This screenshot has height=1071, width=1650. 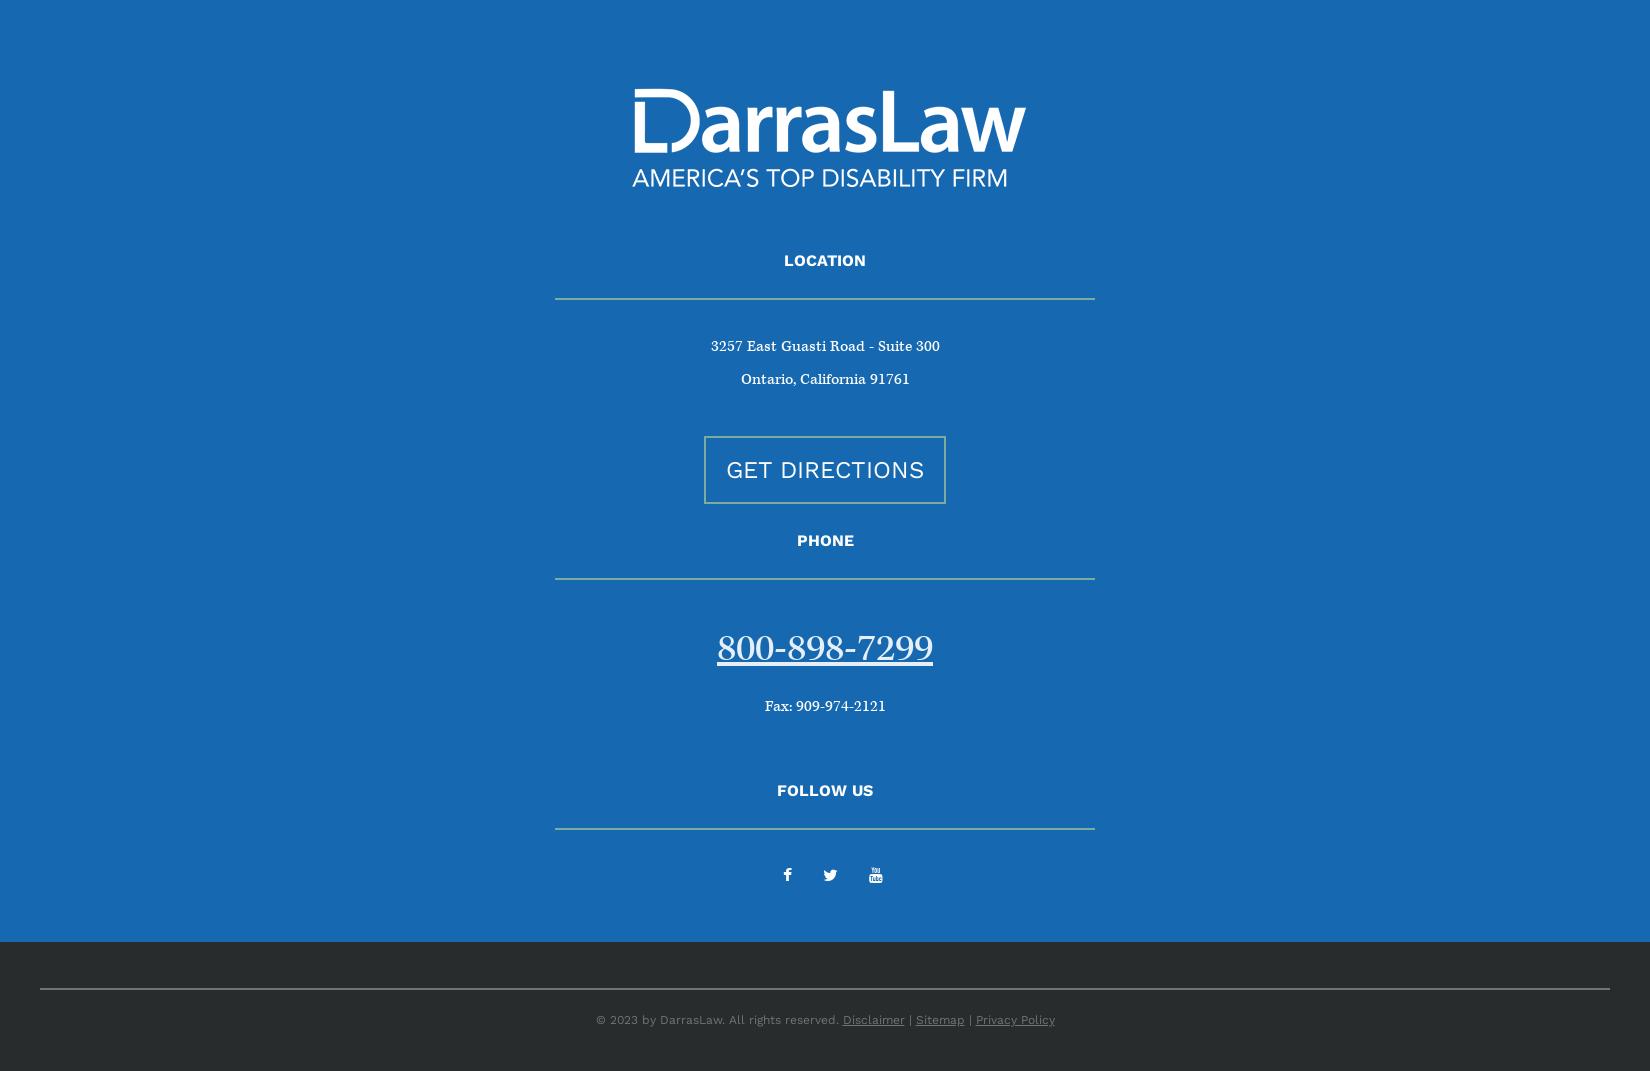 I want to click on 'Sitemap', so click(x=939, y=1018).